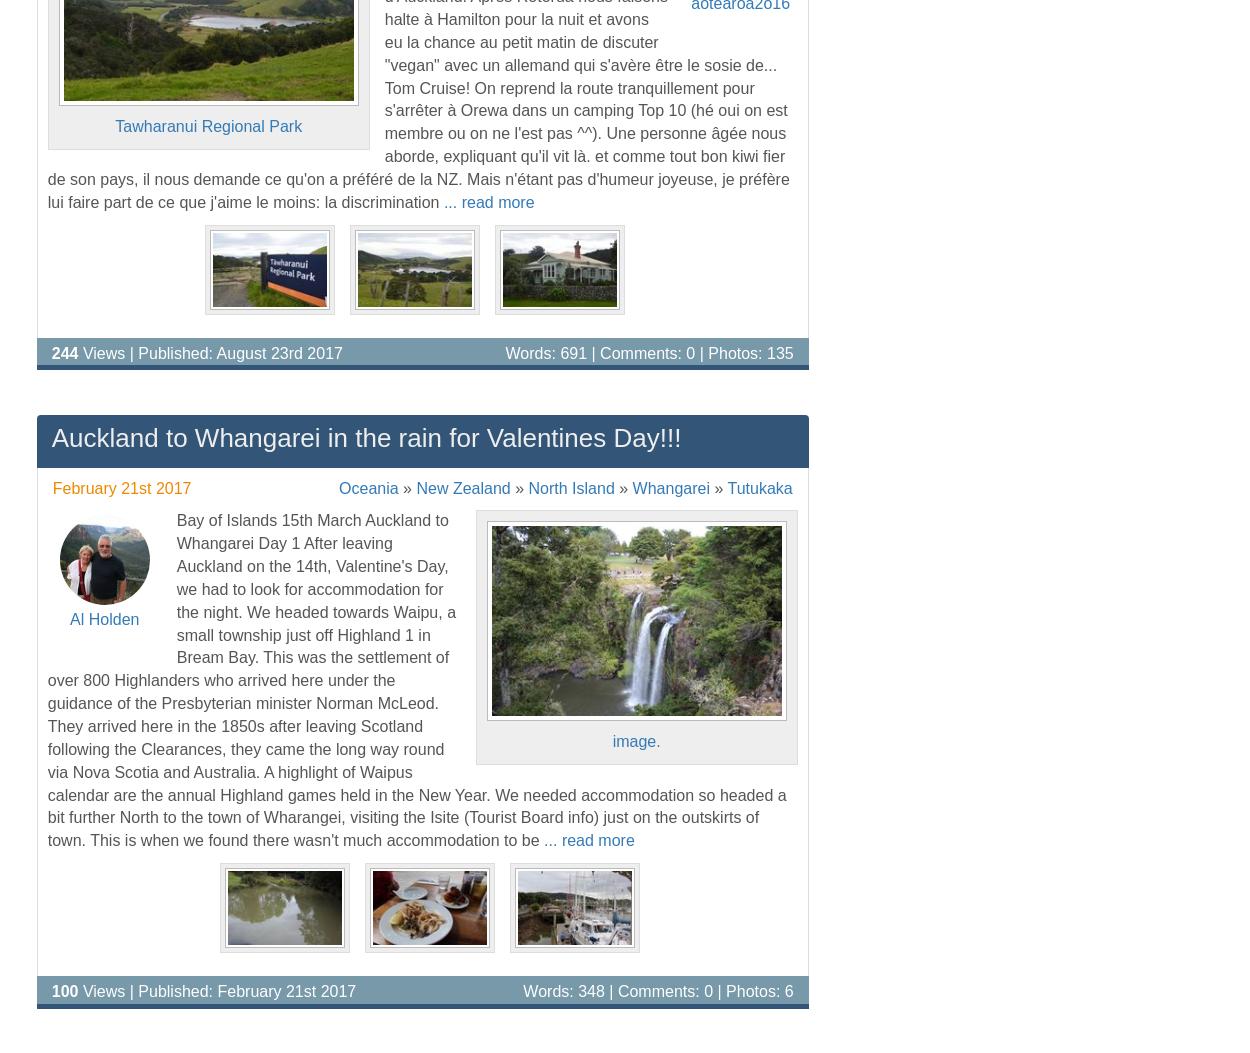 The image size is (1250, 1053). Describe the element at coordinates (216, 990) in the screenshot. I see `'Views | Published: February 21st 2017'` at that location.